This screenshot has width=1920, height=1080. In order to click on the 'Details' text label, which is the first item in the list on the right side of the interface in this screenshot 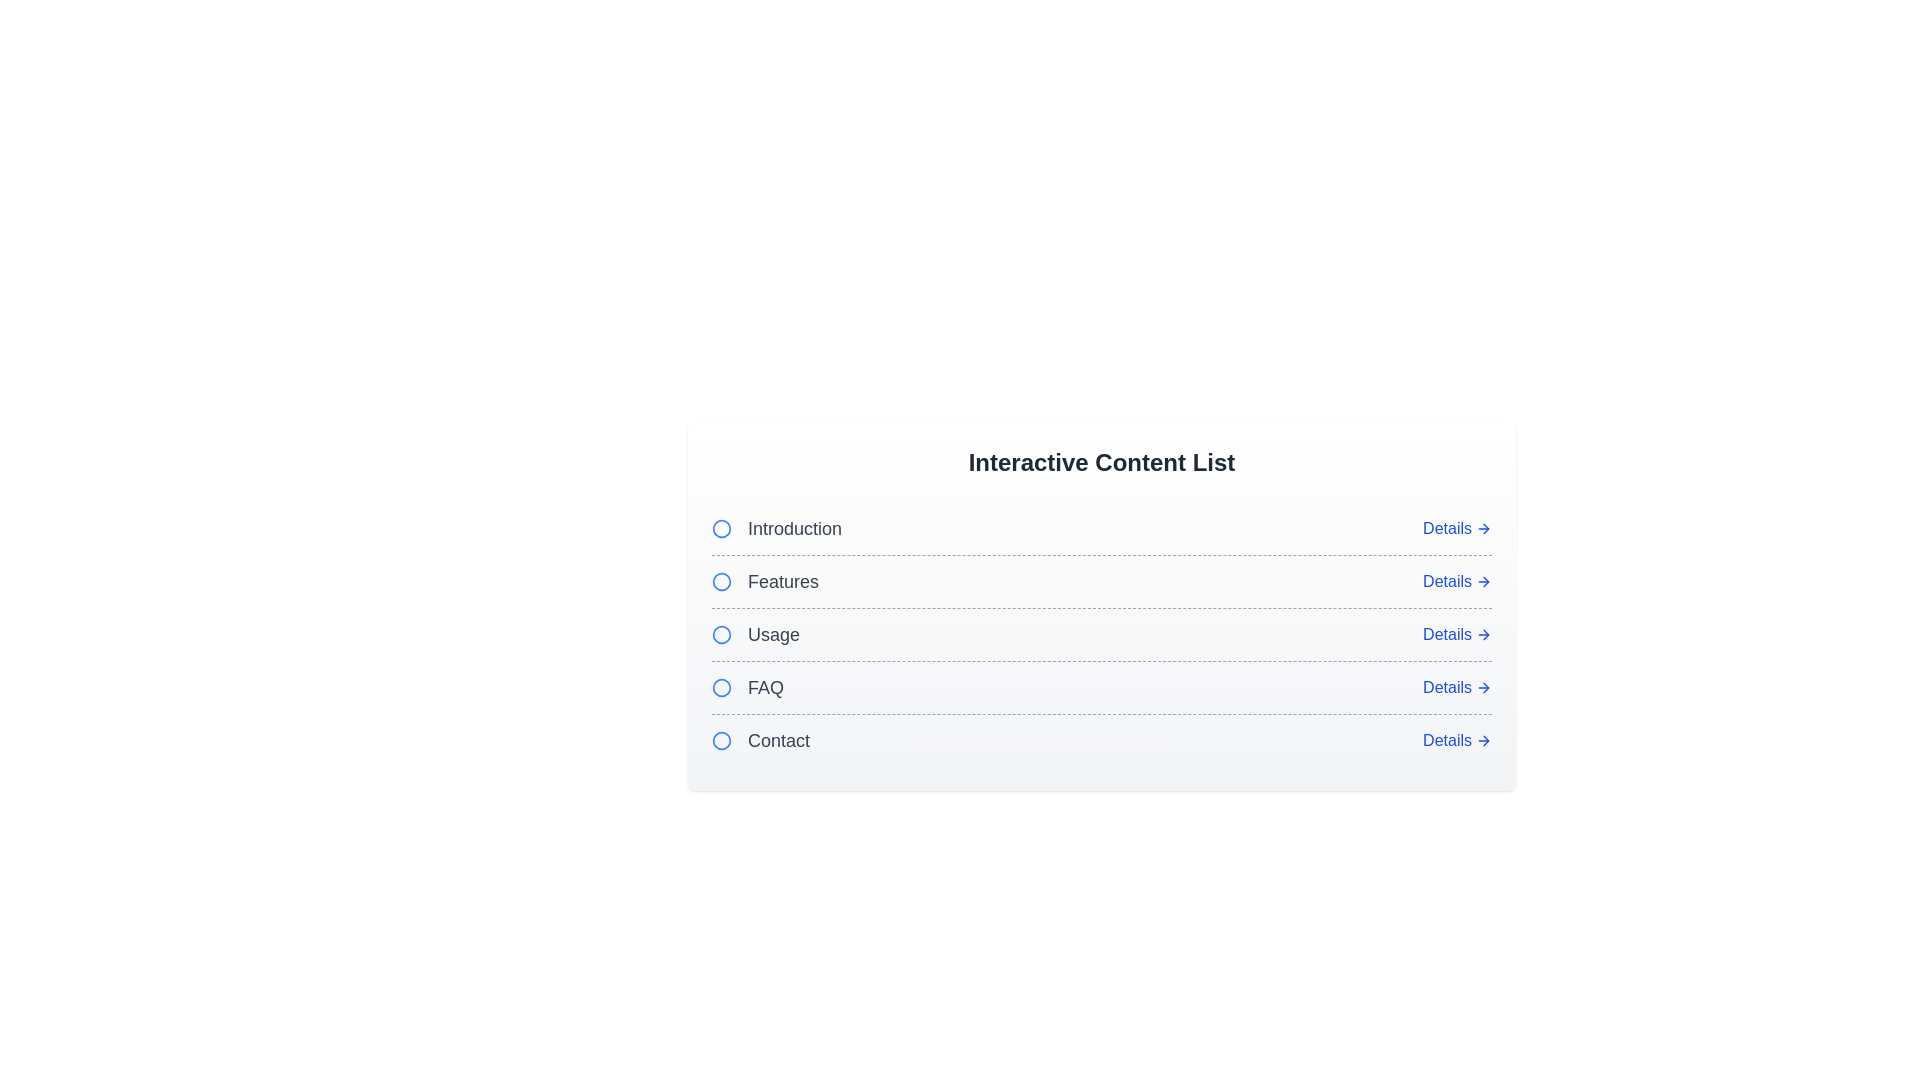, I will do `click(1447, 527)`.